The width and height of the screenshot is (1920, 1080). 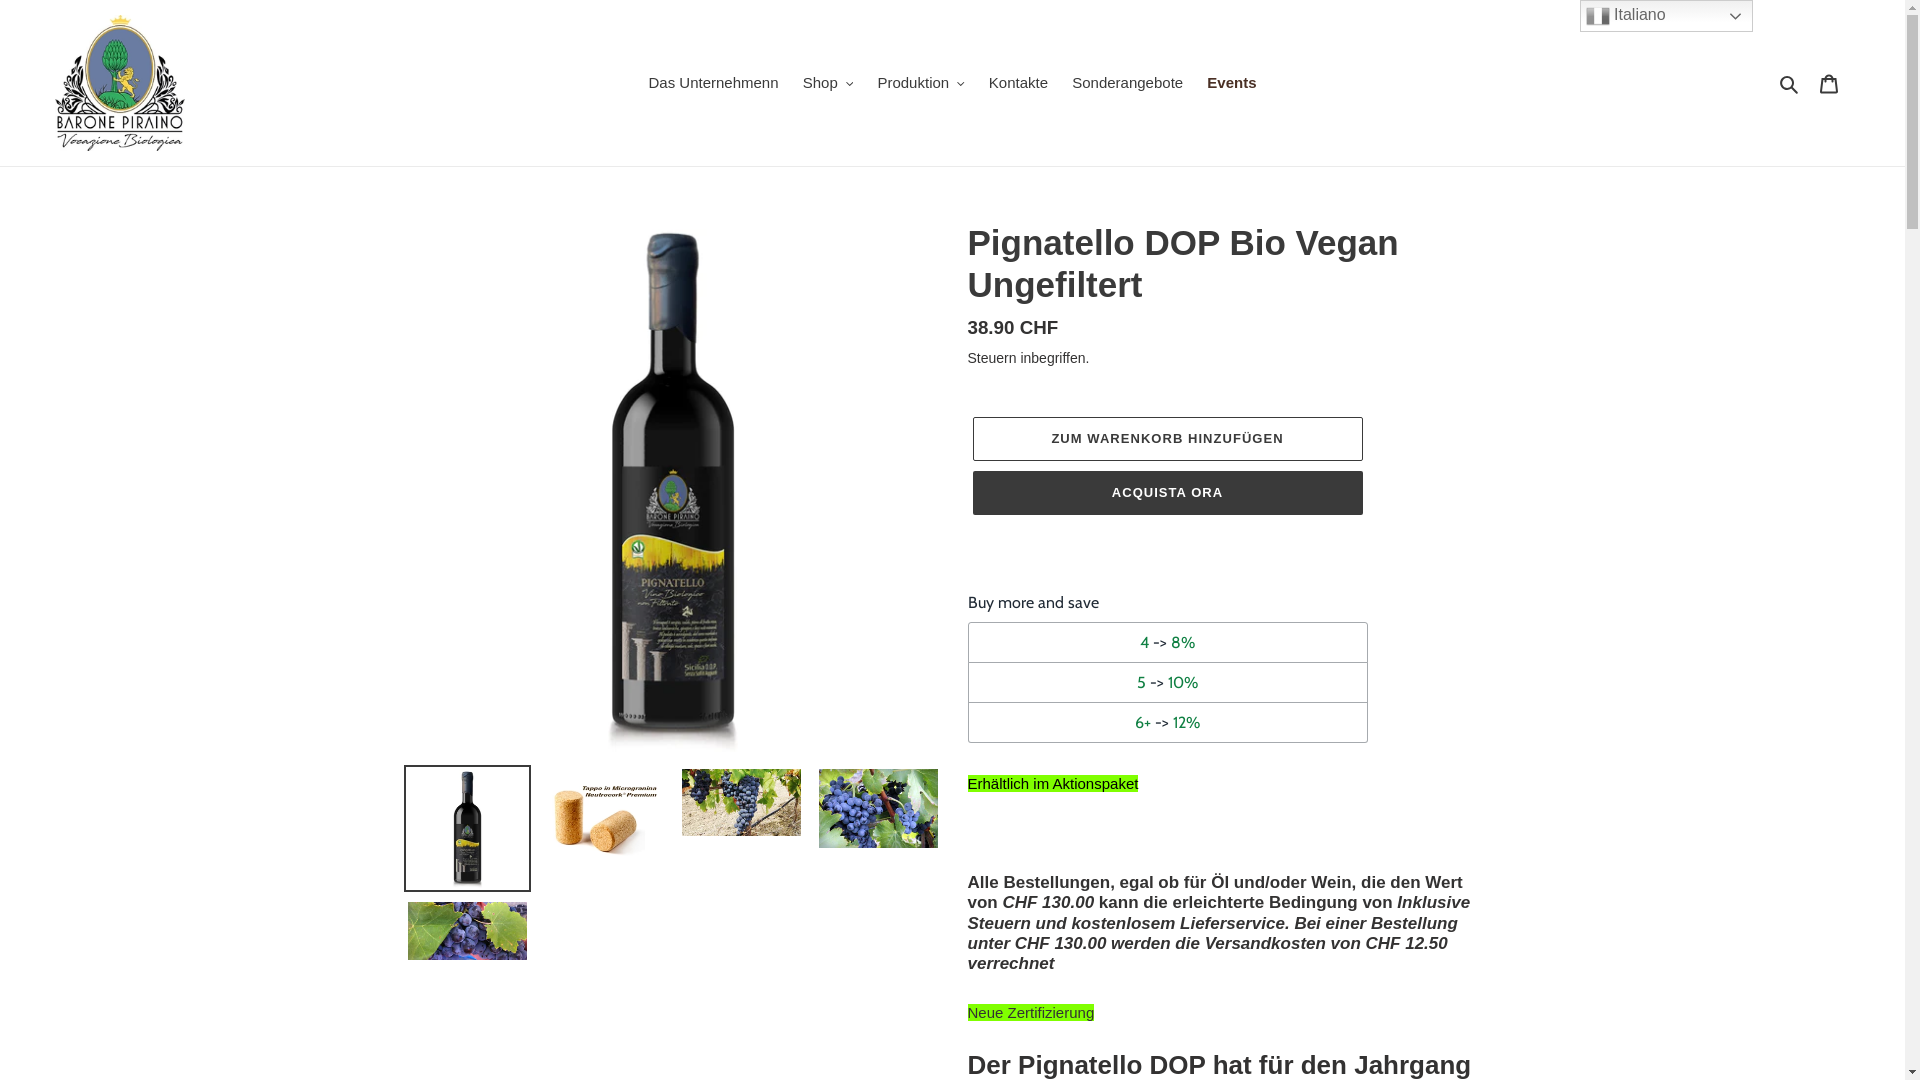 What do you see at coordinates (1578, 15) in the screenshot?
I see `'Italiano'` at bounding box center [1578, 15].